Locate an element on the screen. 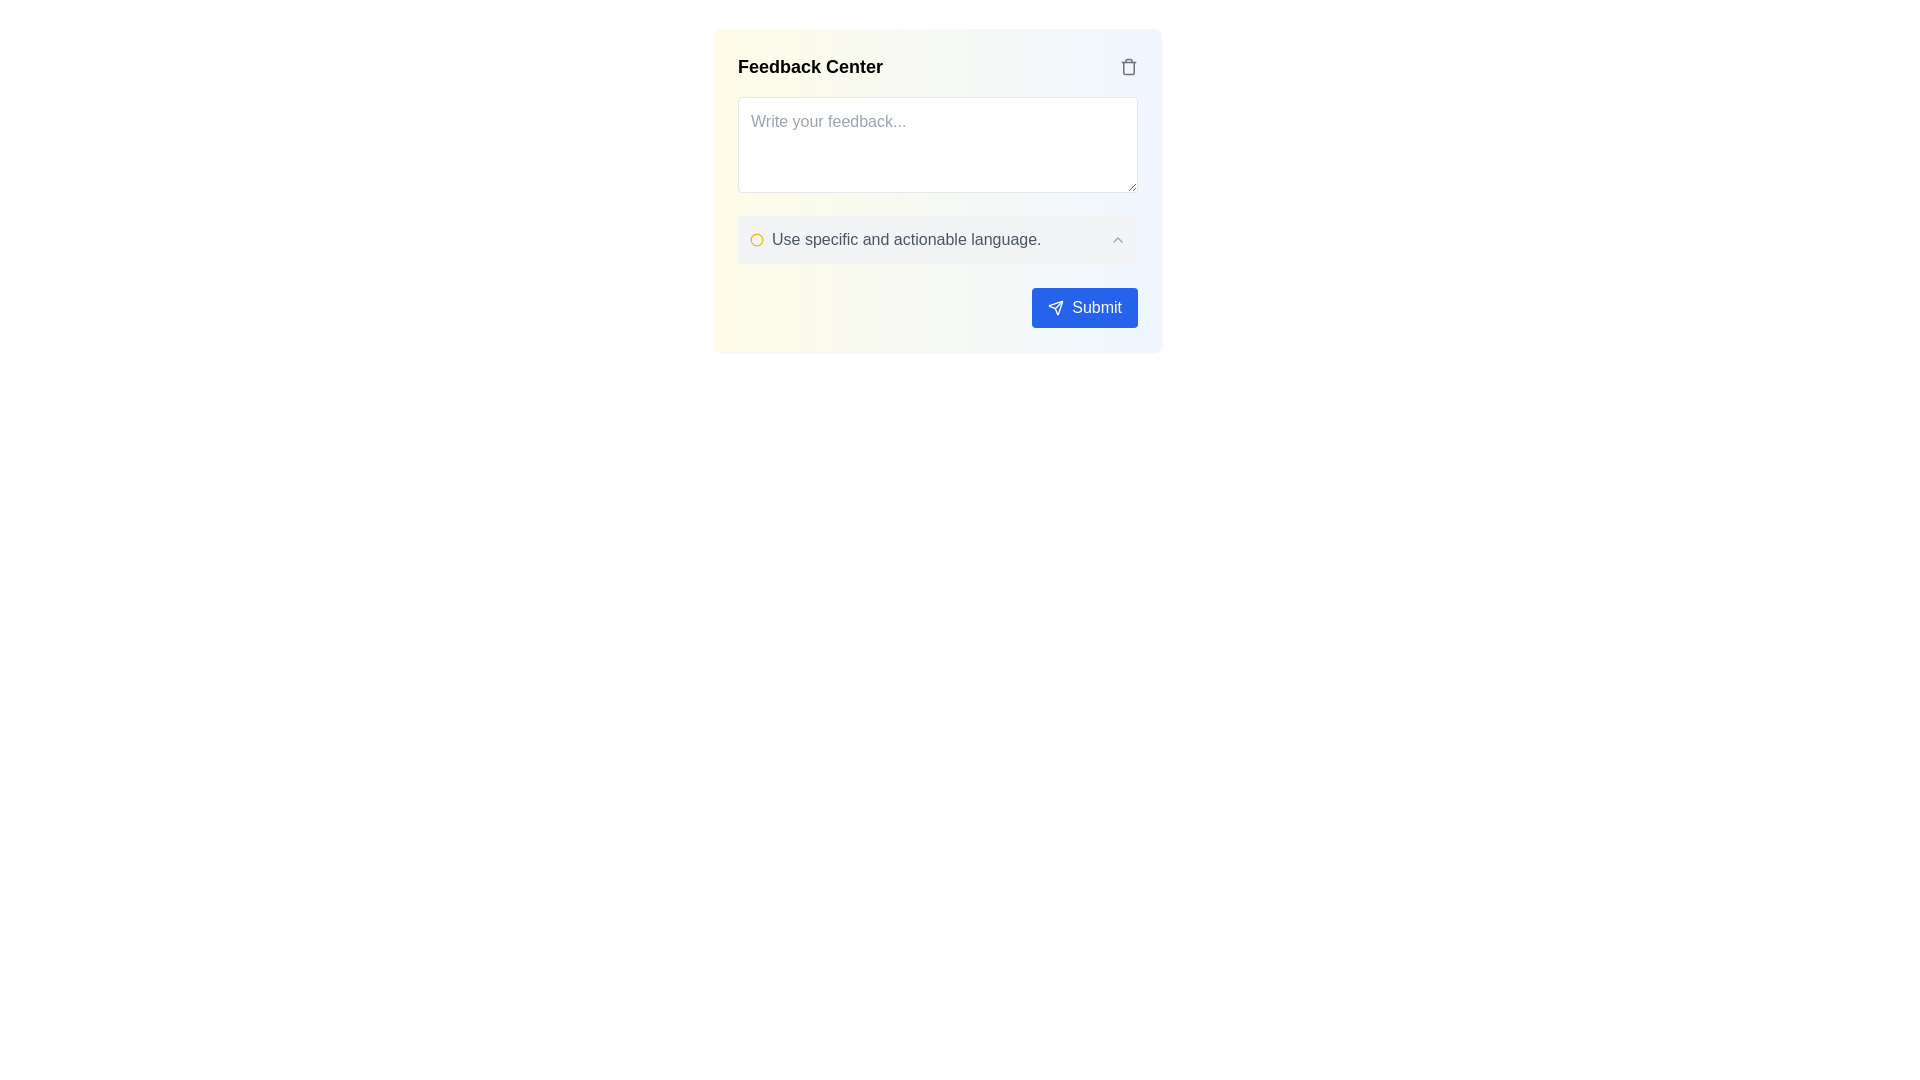 The image size is (1920, 1080). the submit button located in the bottom-right corner of the feedback form is located at coordinates (1084, 308).